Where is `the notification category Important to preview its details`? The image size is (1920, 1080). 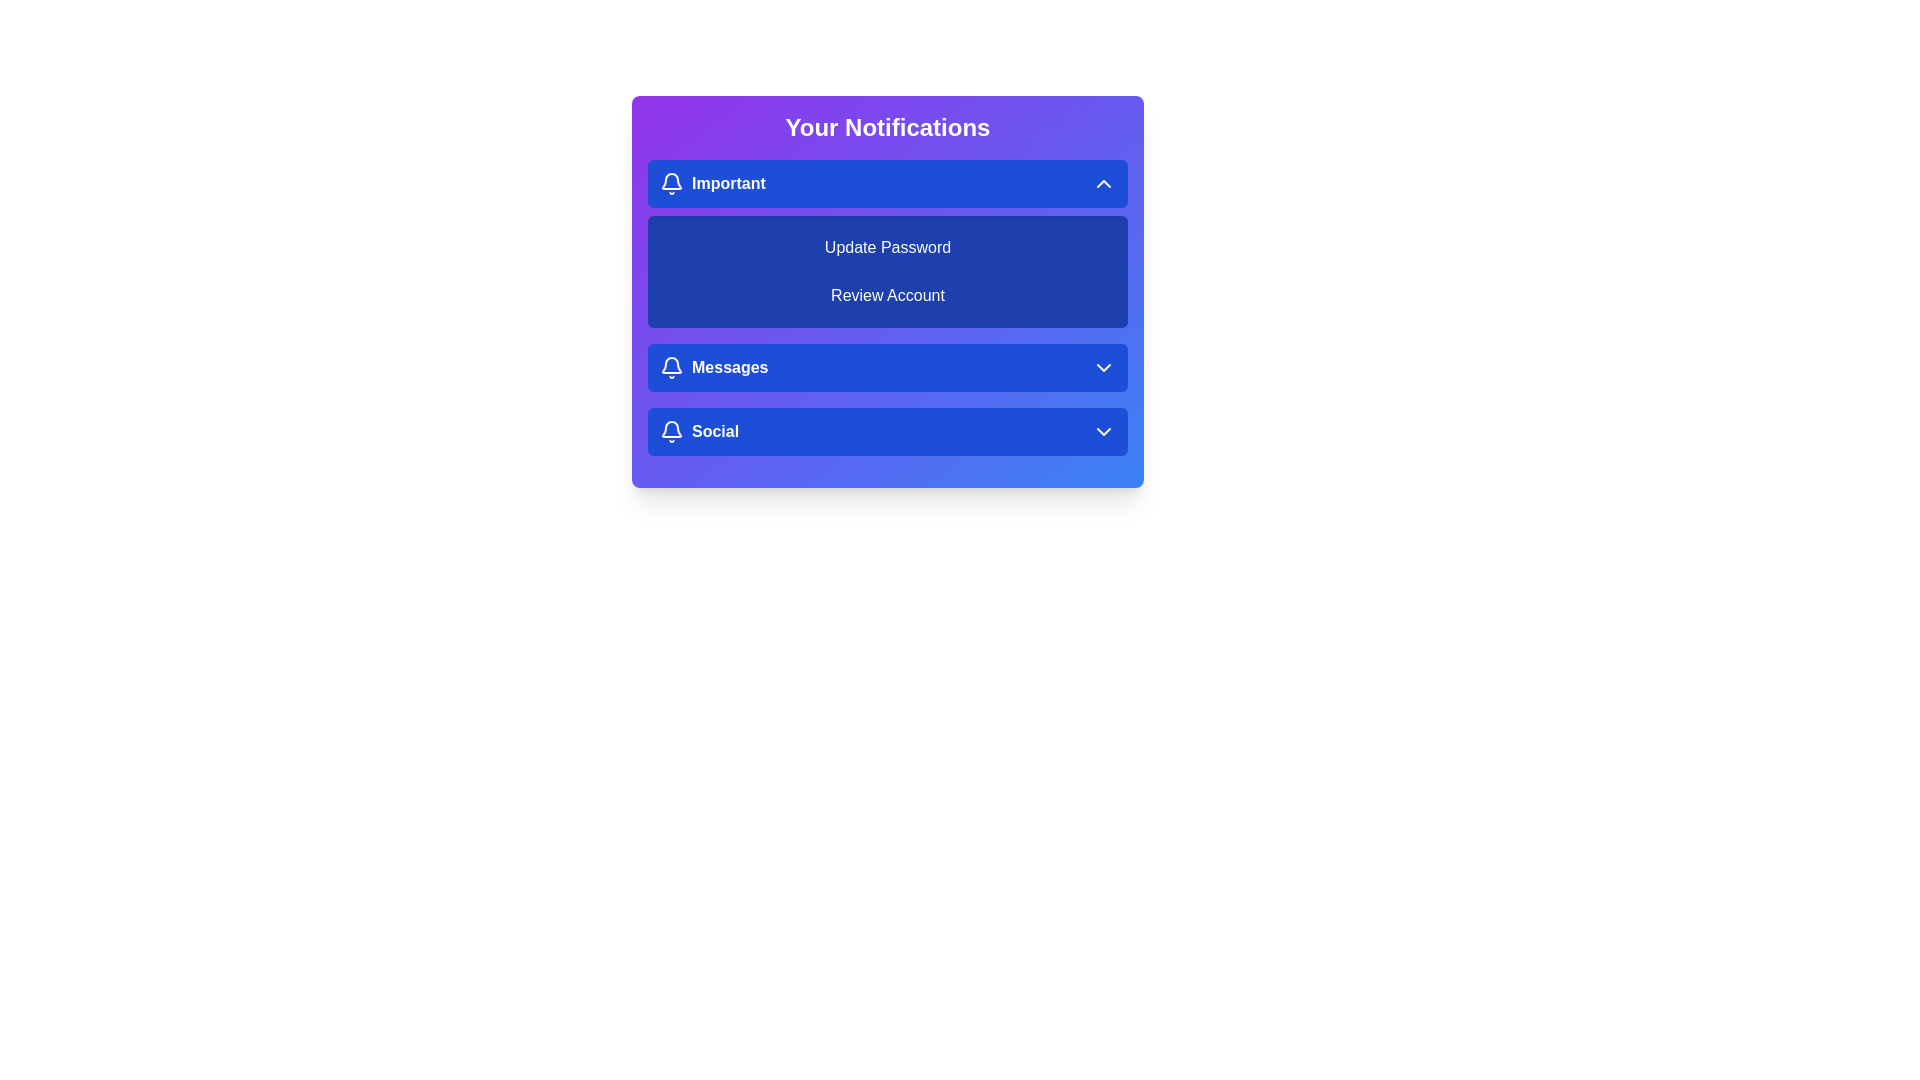 the notification category Important to preview its details is located at coordinates (887, 184).